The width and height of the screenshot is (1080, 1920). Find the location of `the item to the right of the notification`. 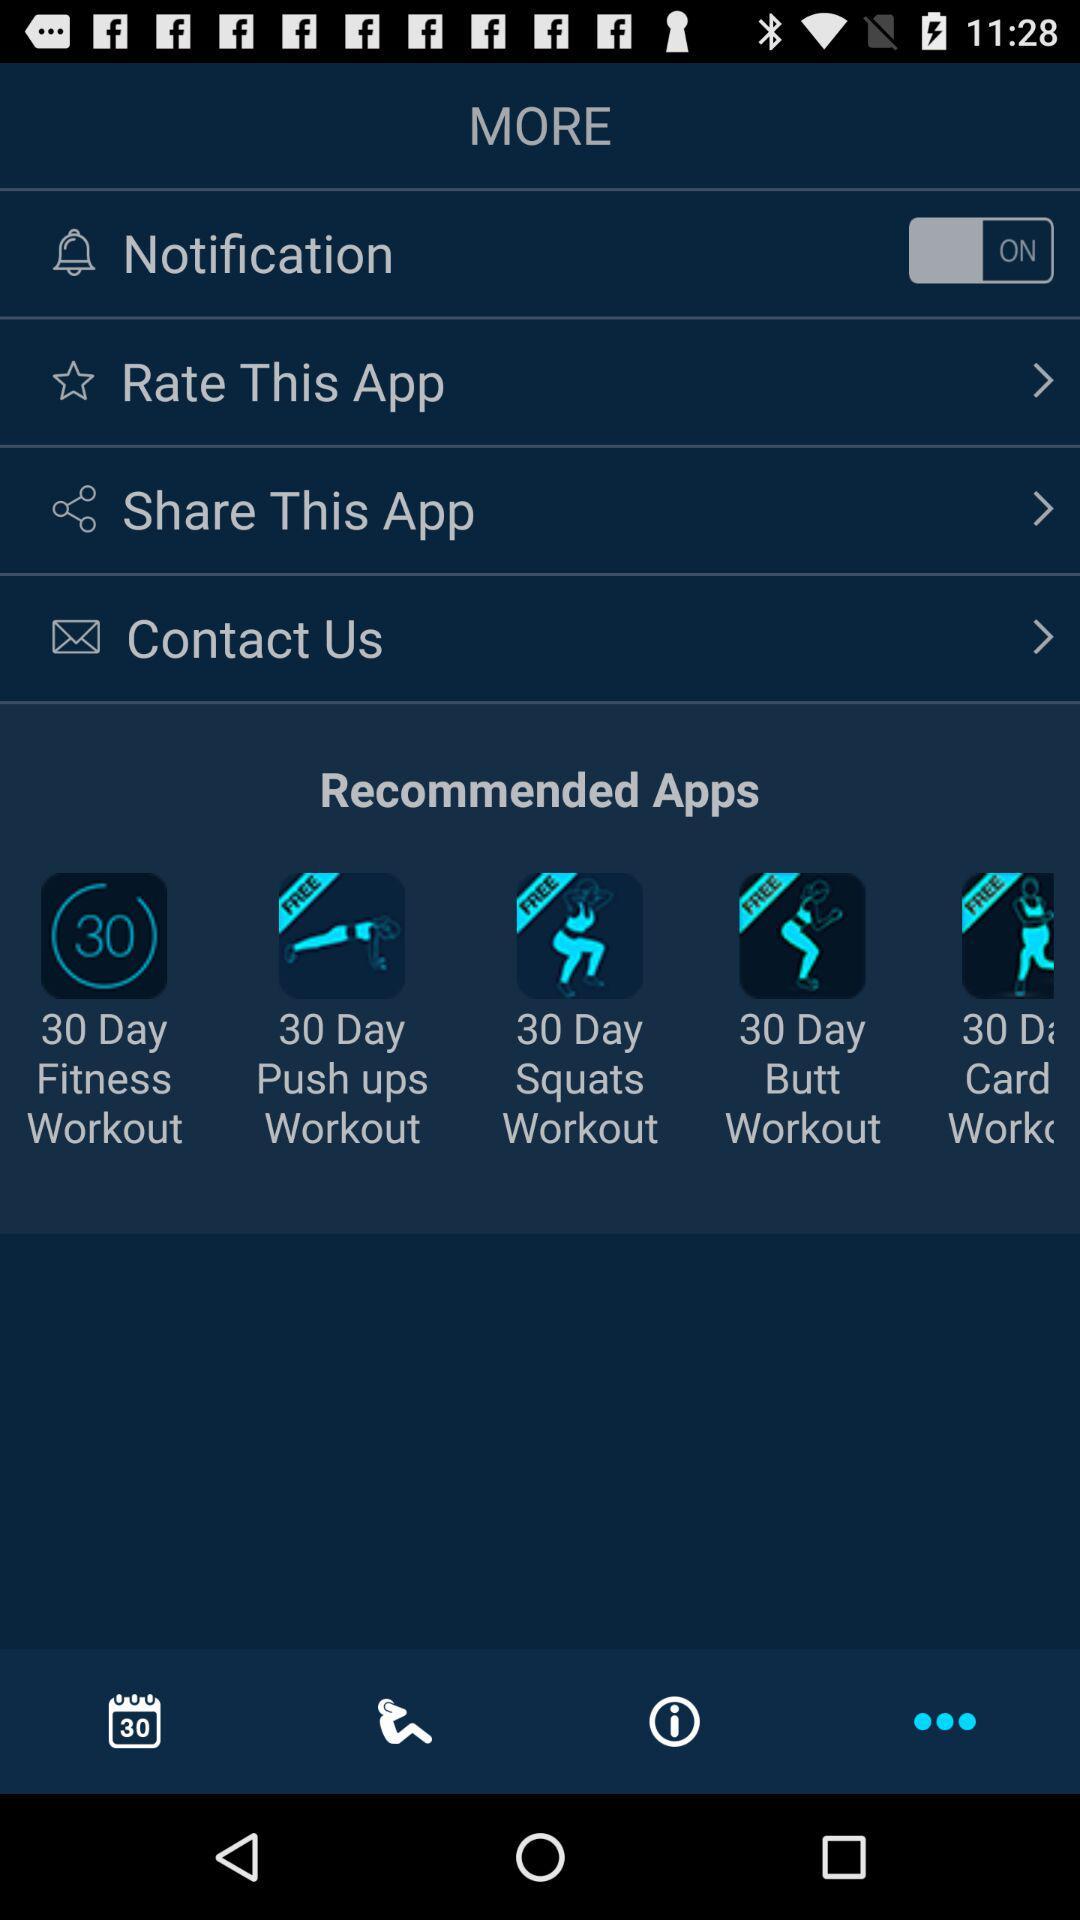

the item to the right of the notification is located at coordinates (980, 249).